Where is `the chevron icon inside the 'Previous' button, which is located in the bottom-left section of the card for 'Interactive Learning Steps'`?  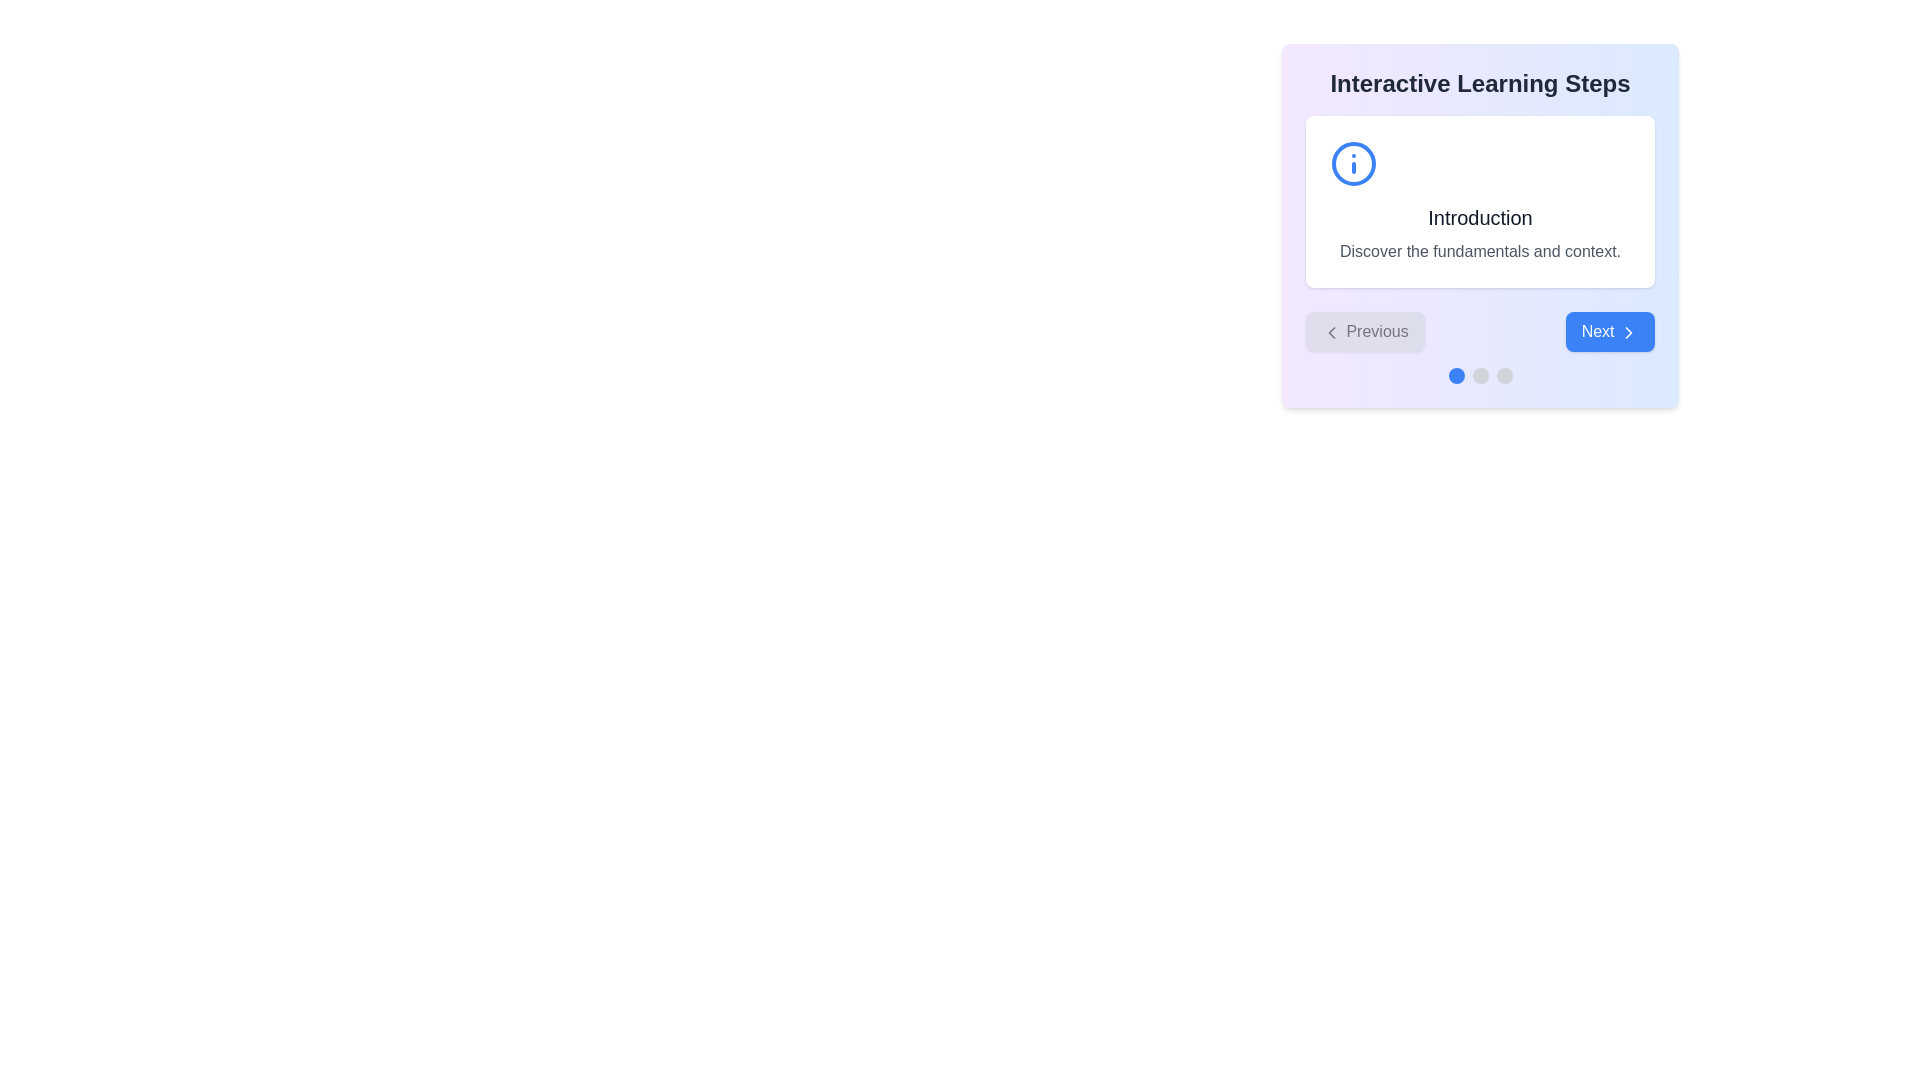
the chevron icon inside the 'Previous' button, which is located in the bottom-left section of the card for 'Interactive Learning Steps' is located at coordinates (1331, 330).